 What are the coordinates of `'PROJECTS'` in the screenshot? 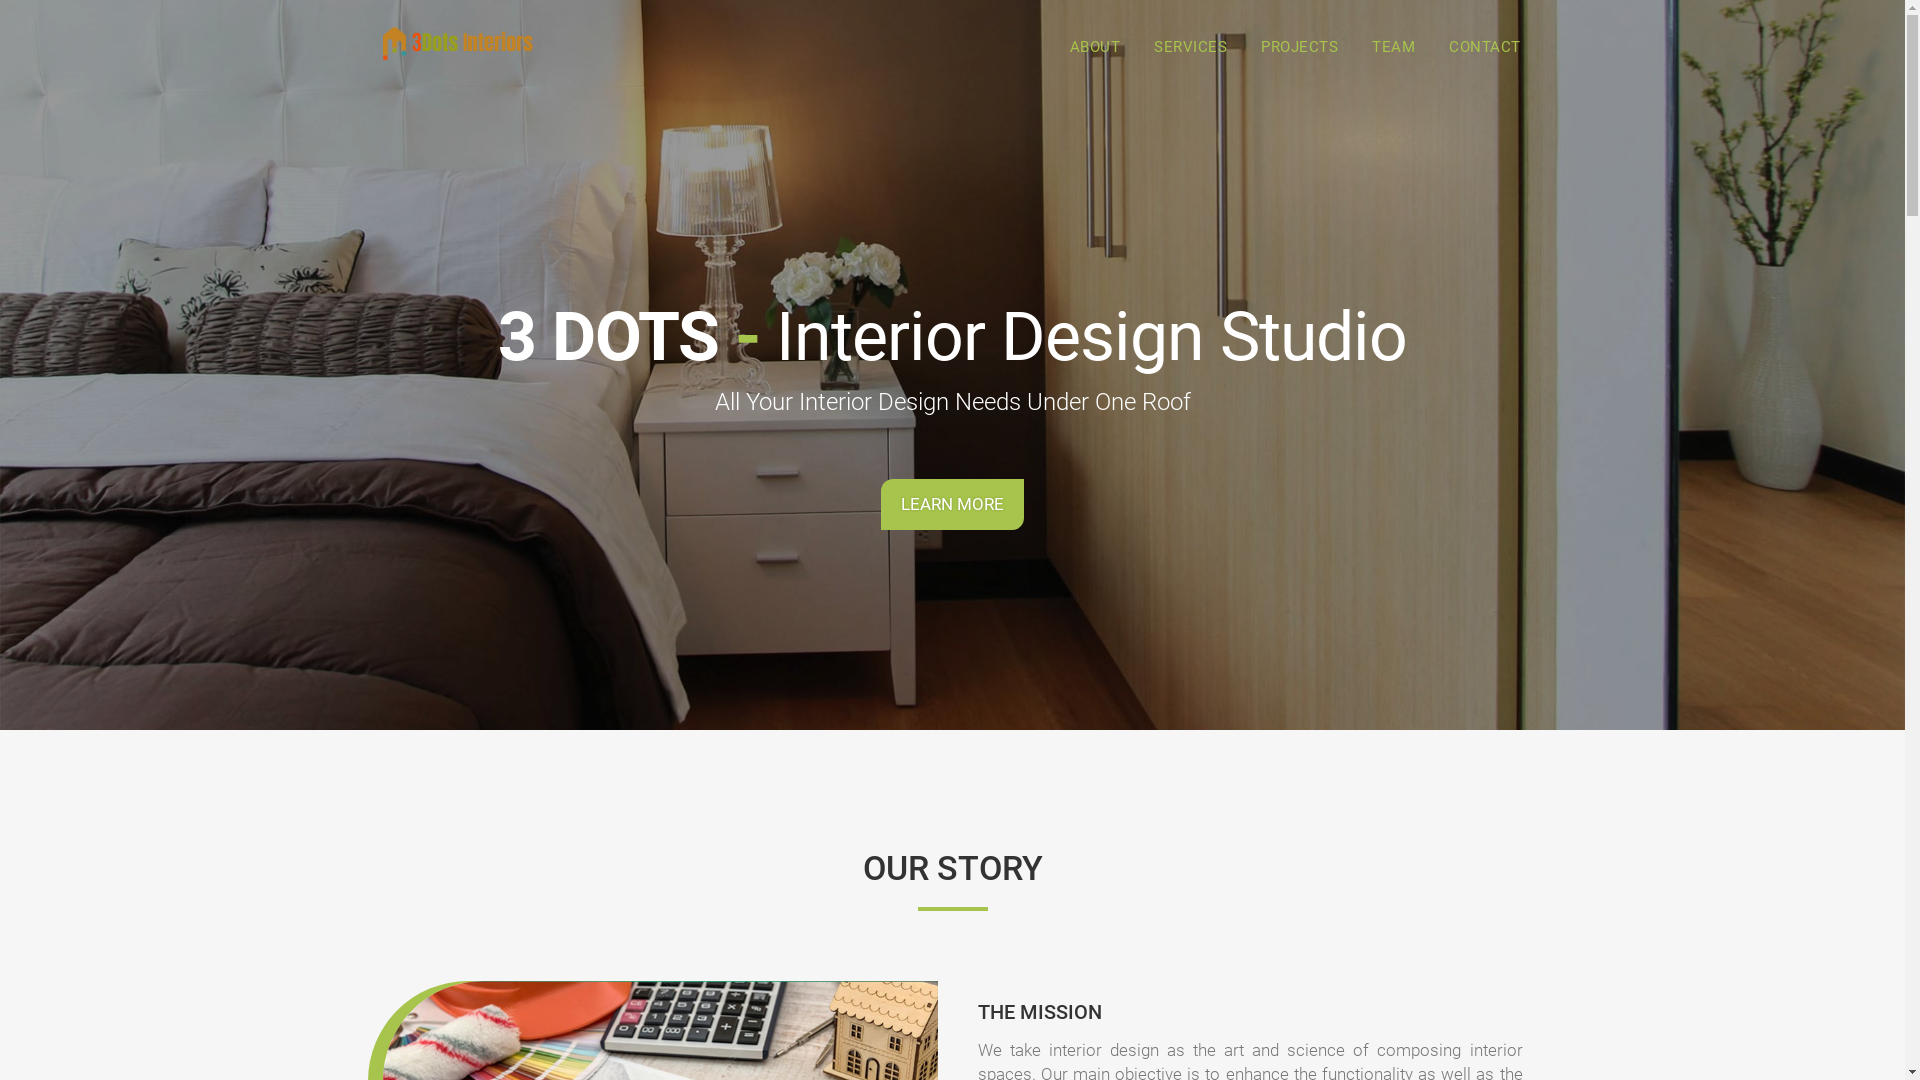 It's located at (1257, 45).